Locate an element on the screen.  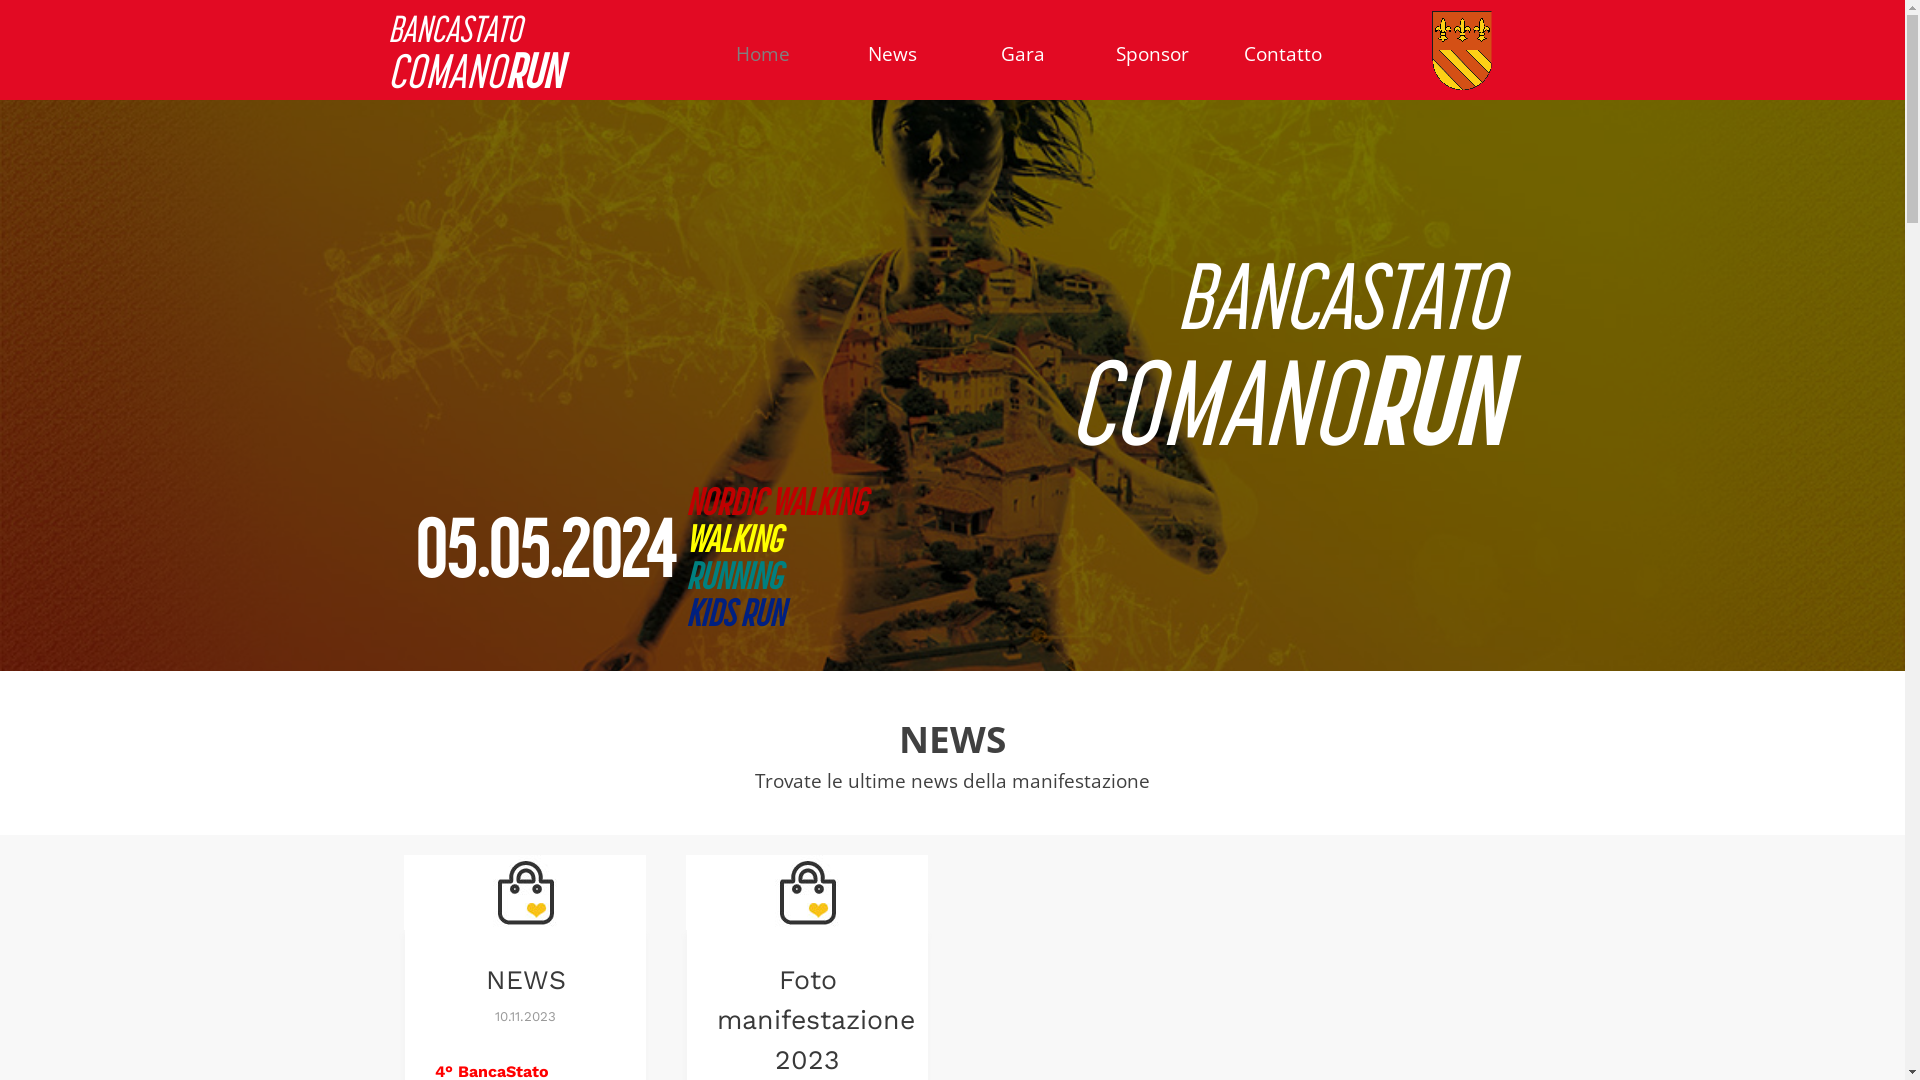
'Home' is located at coordinates (762, 52).